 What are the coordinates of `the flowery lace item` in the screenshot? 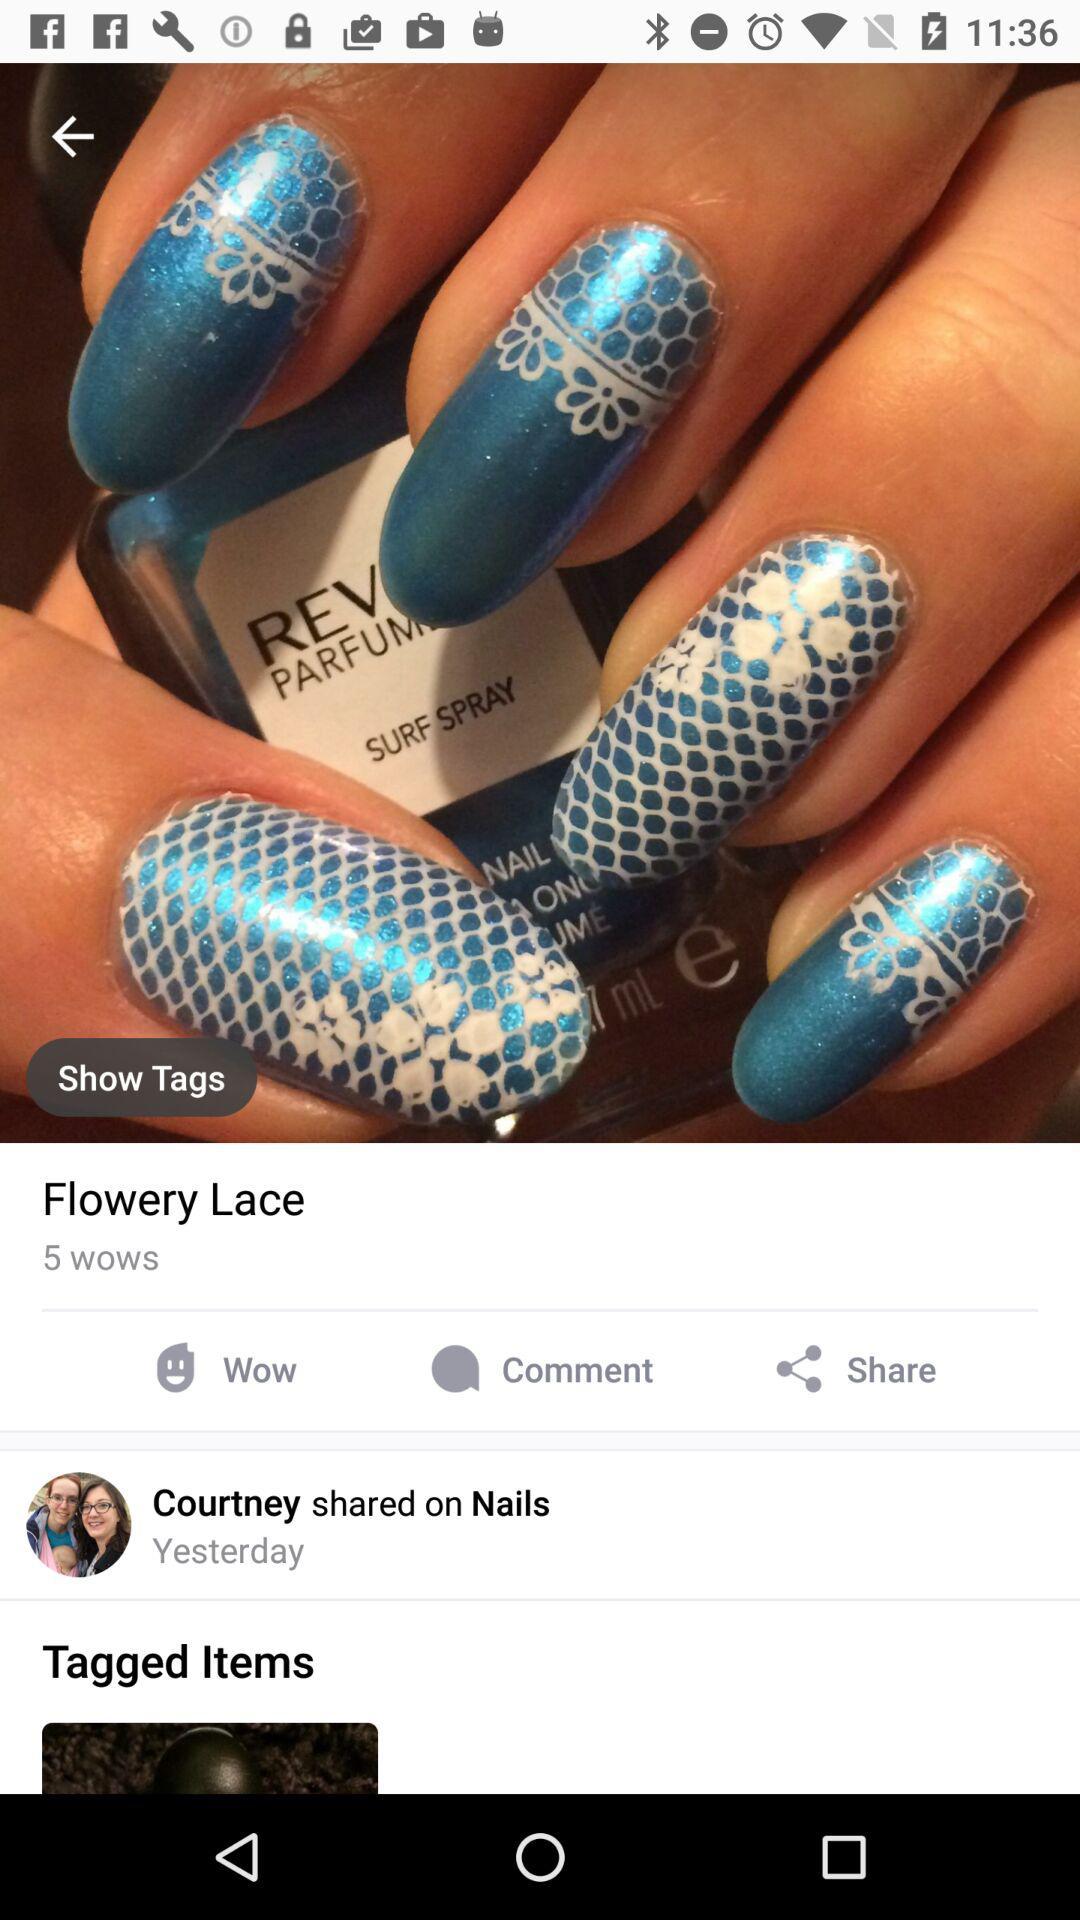 It's located at (172, 1197).